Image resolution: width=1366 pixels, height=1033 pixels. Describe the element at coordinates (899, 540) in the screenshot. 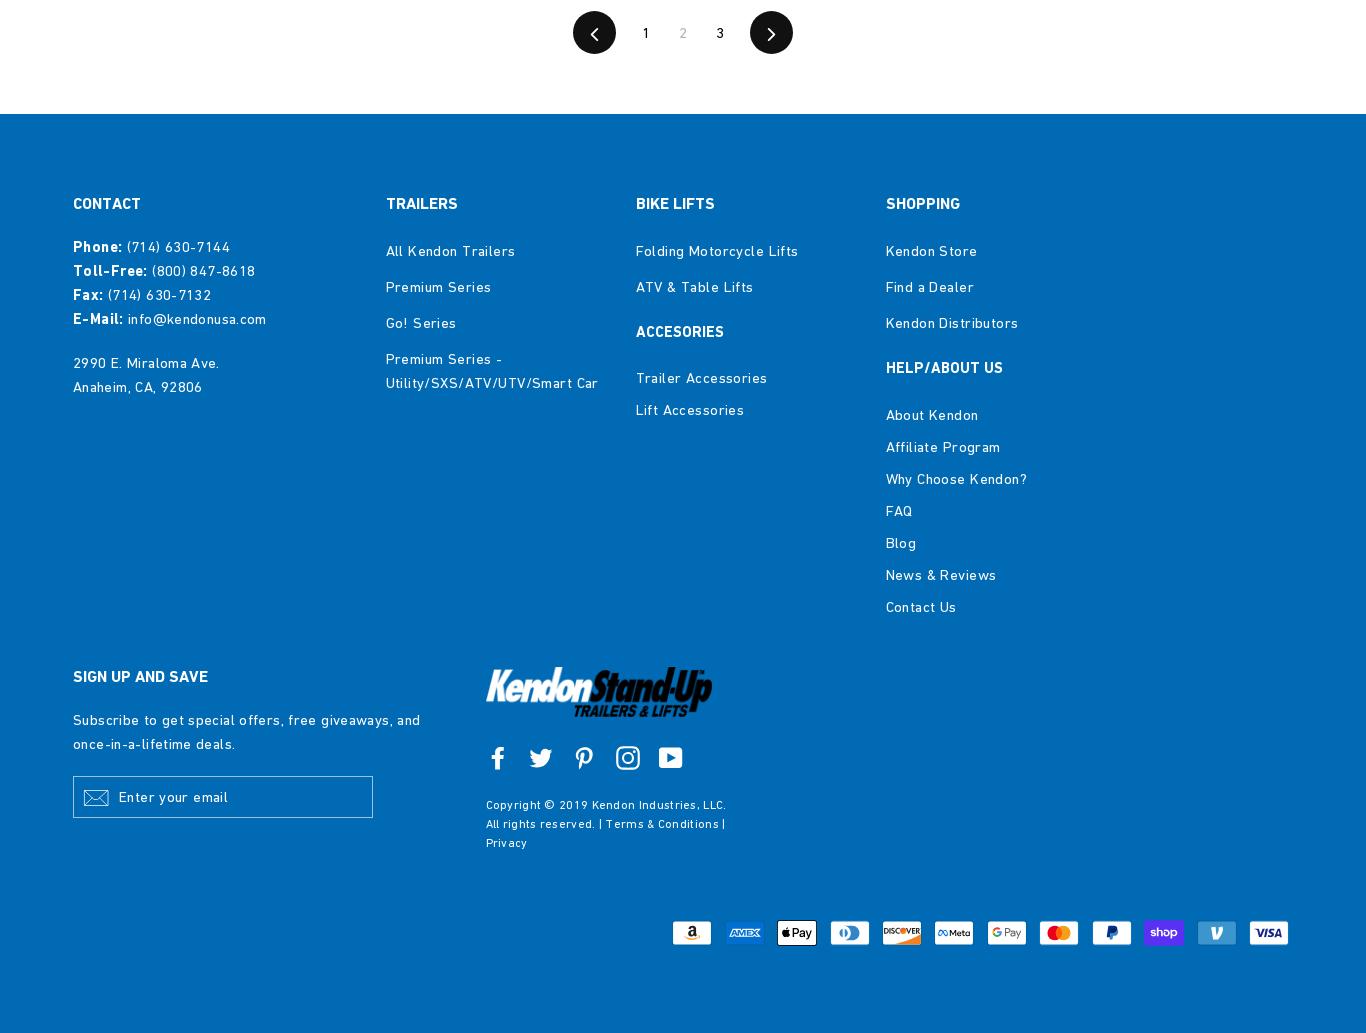

I see `'Blog'` at that location.